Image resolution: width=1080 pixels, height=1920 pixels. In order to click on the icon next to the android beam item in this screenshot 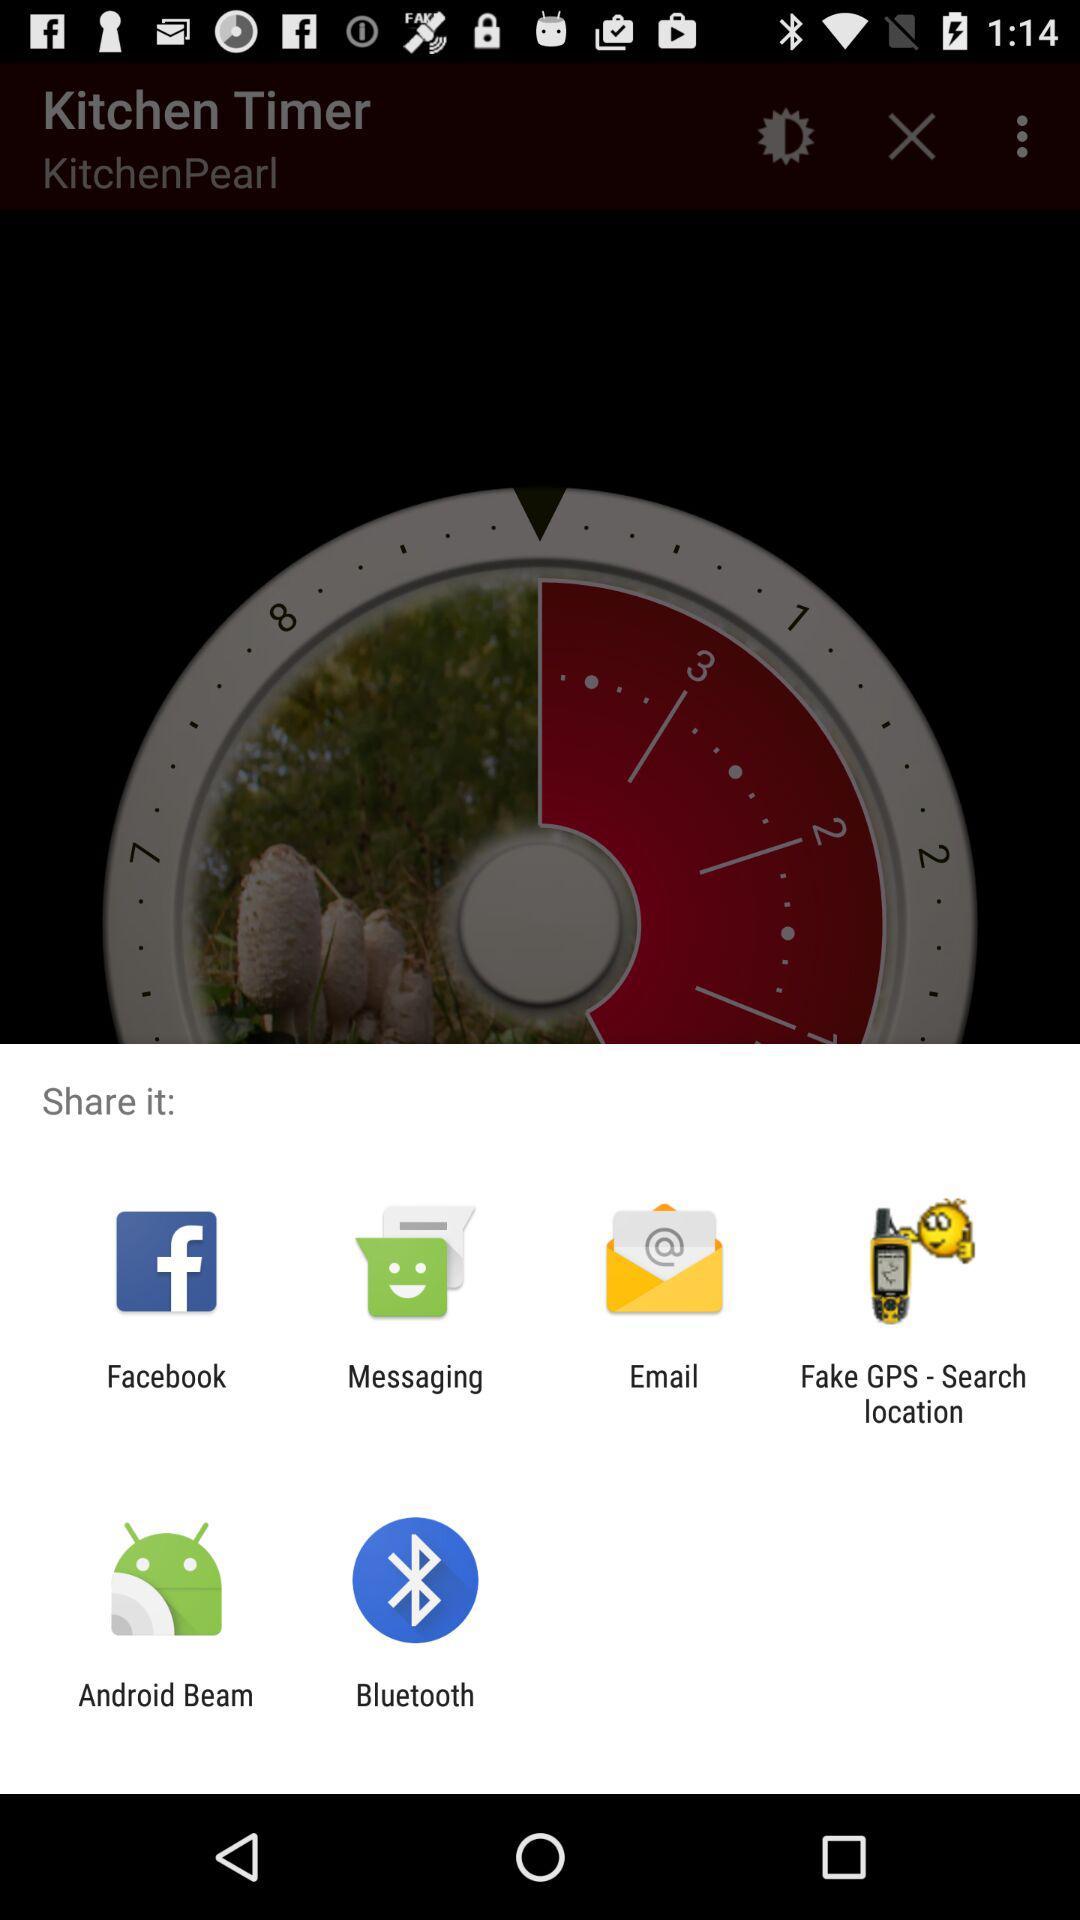, I will do `click(414, 1711)`.